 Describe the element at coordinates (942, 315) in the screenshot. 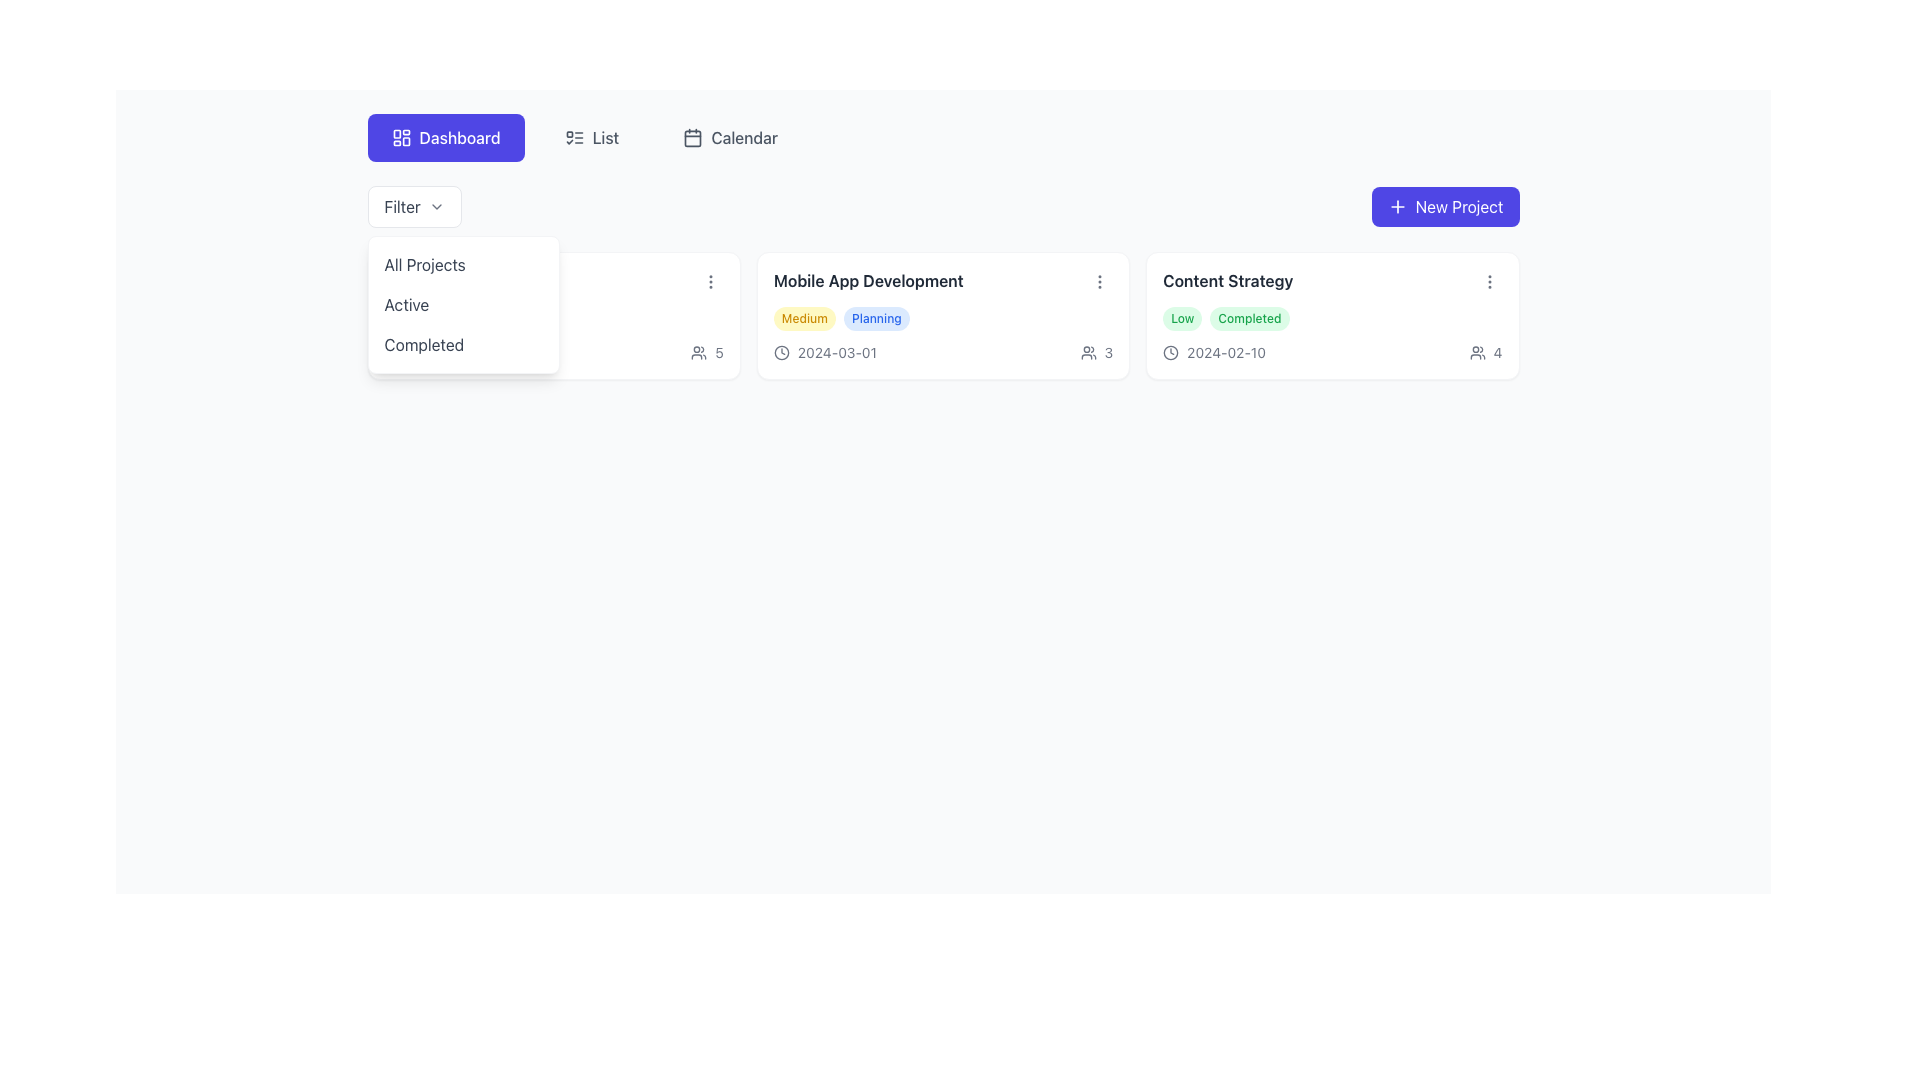

I see `the Informational Card that provides an overview of a project or task, located` at that location.